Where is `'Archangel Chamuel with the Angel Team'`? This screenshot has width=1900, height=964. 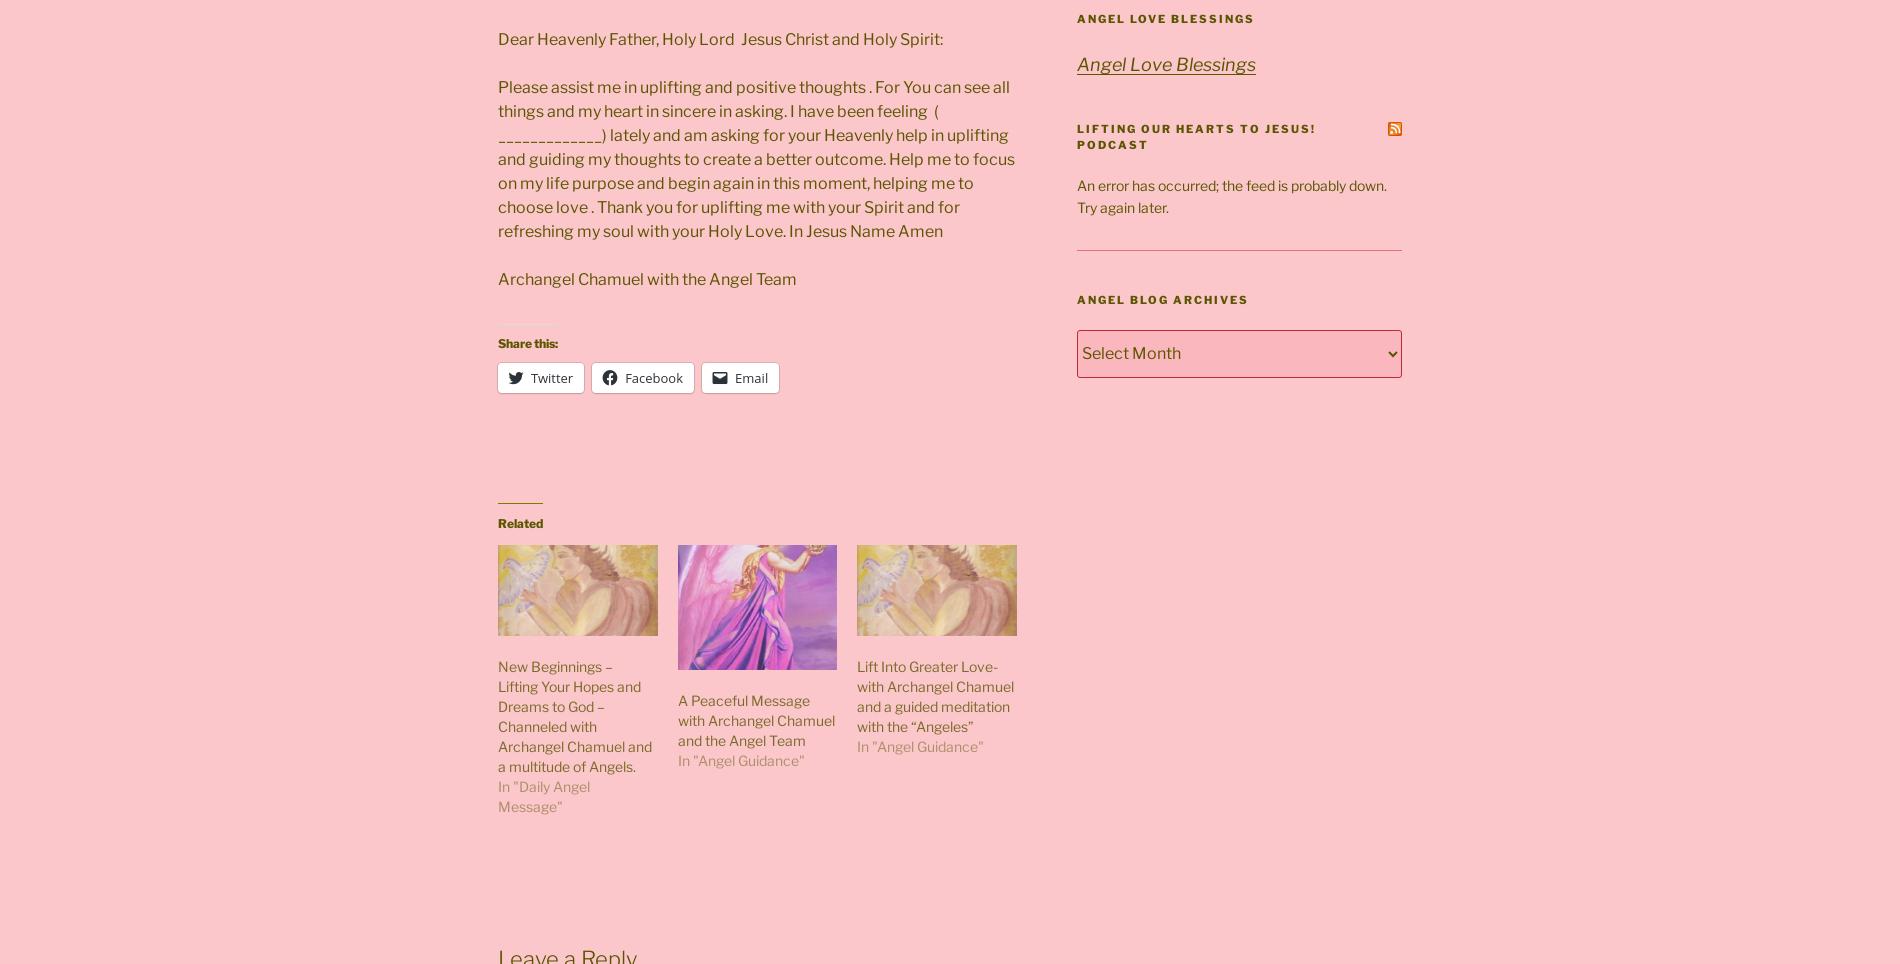 'Archangel Chamuel with the Angel Team' is located at coordinates (647, 277).